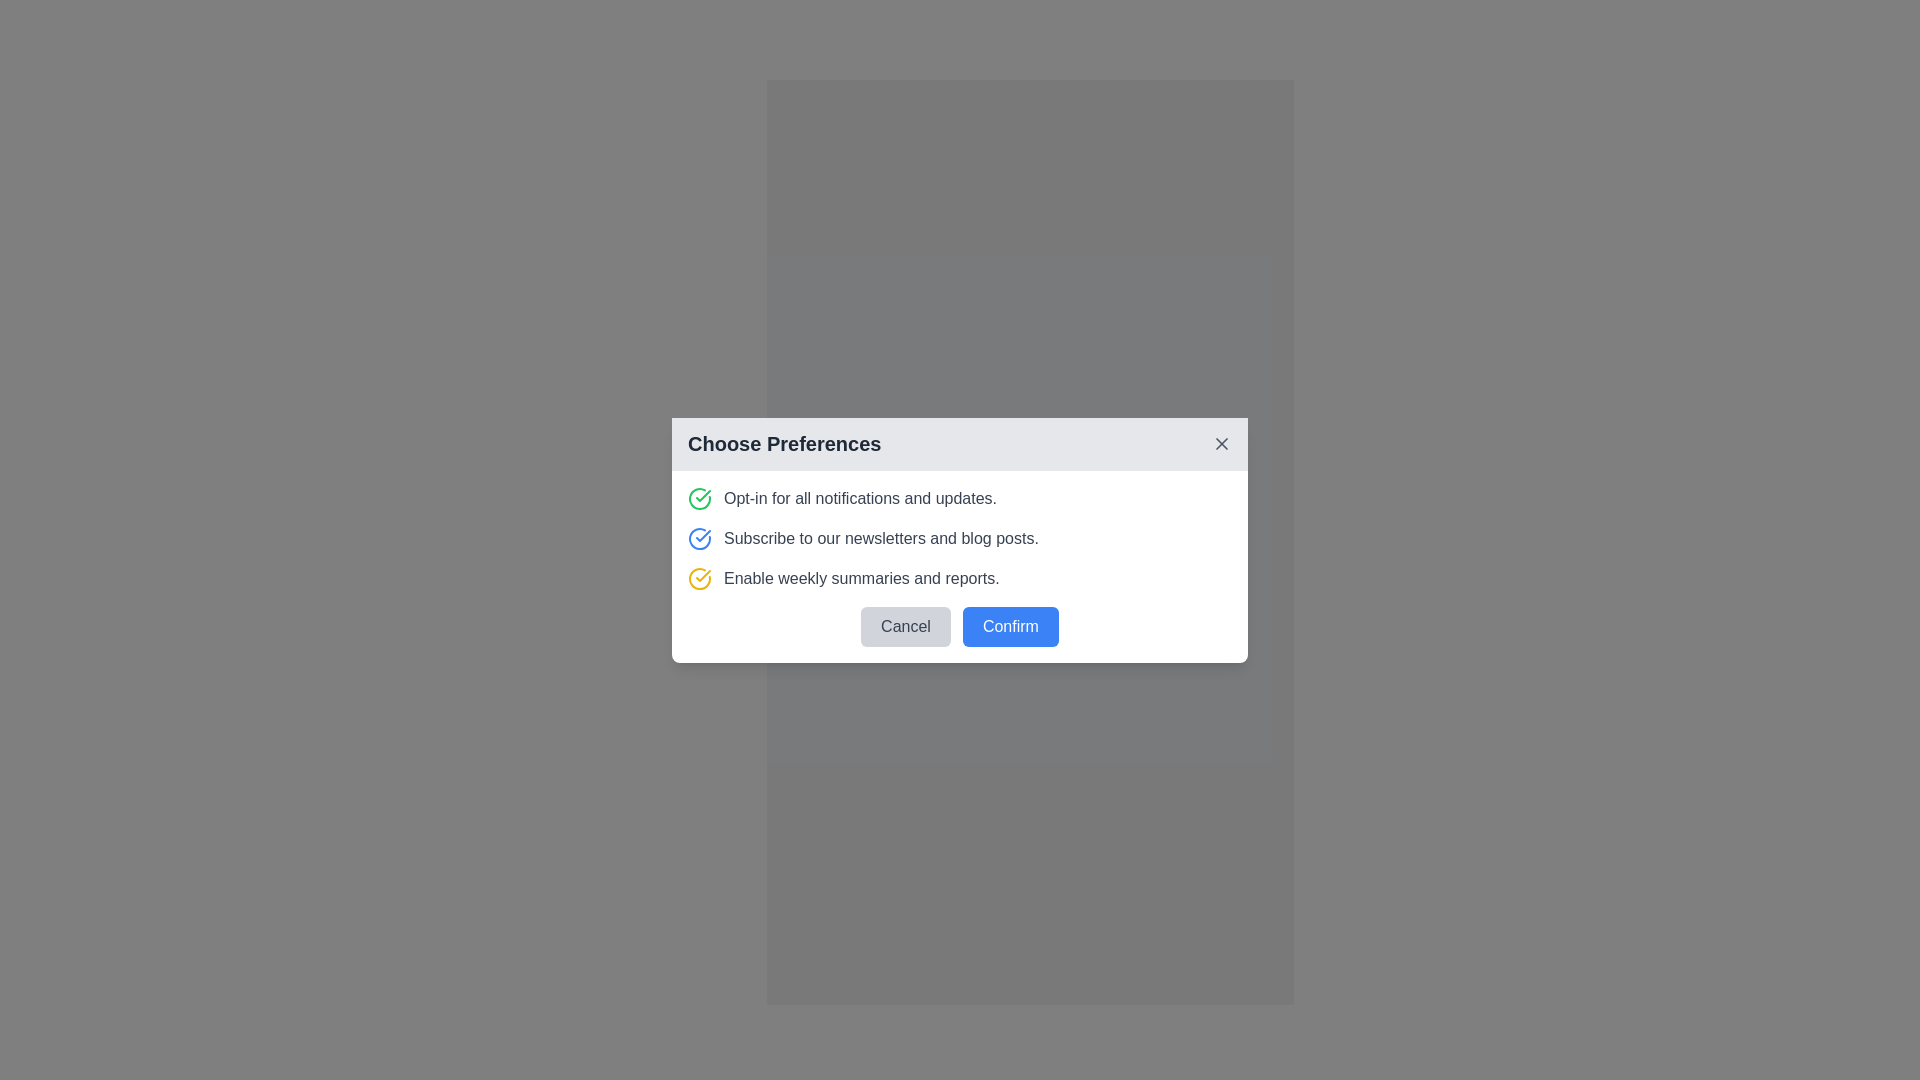 Image resolution: width=1920 pixels, height=1080 pixels. What do you see at coordinates (960, 496) in the screenshot?
I see `the first option in the list of preferences for notifications and updates in the modal dialog` at bounding box center [960, 496].